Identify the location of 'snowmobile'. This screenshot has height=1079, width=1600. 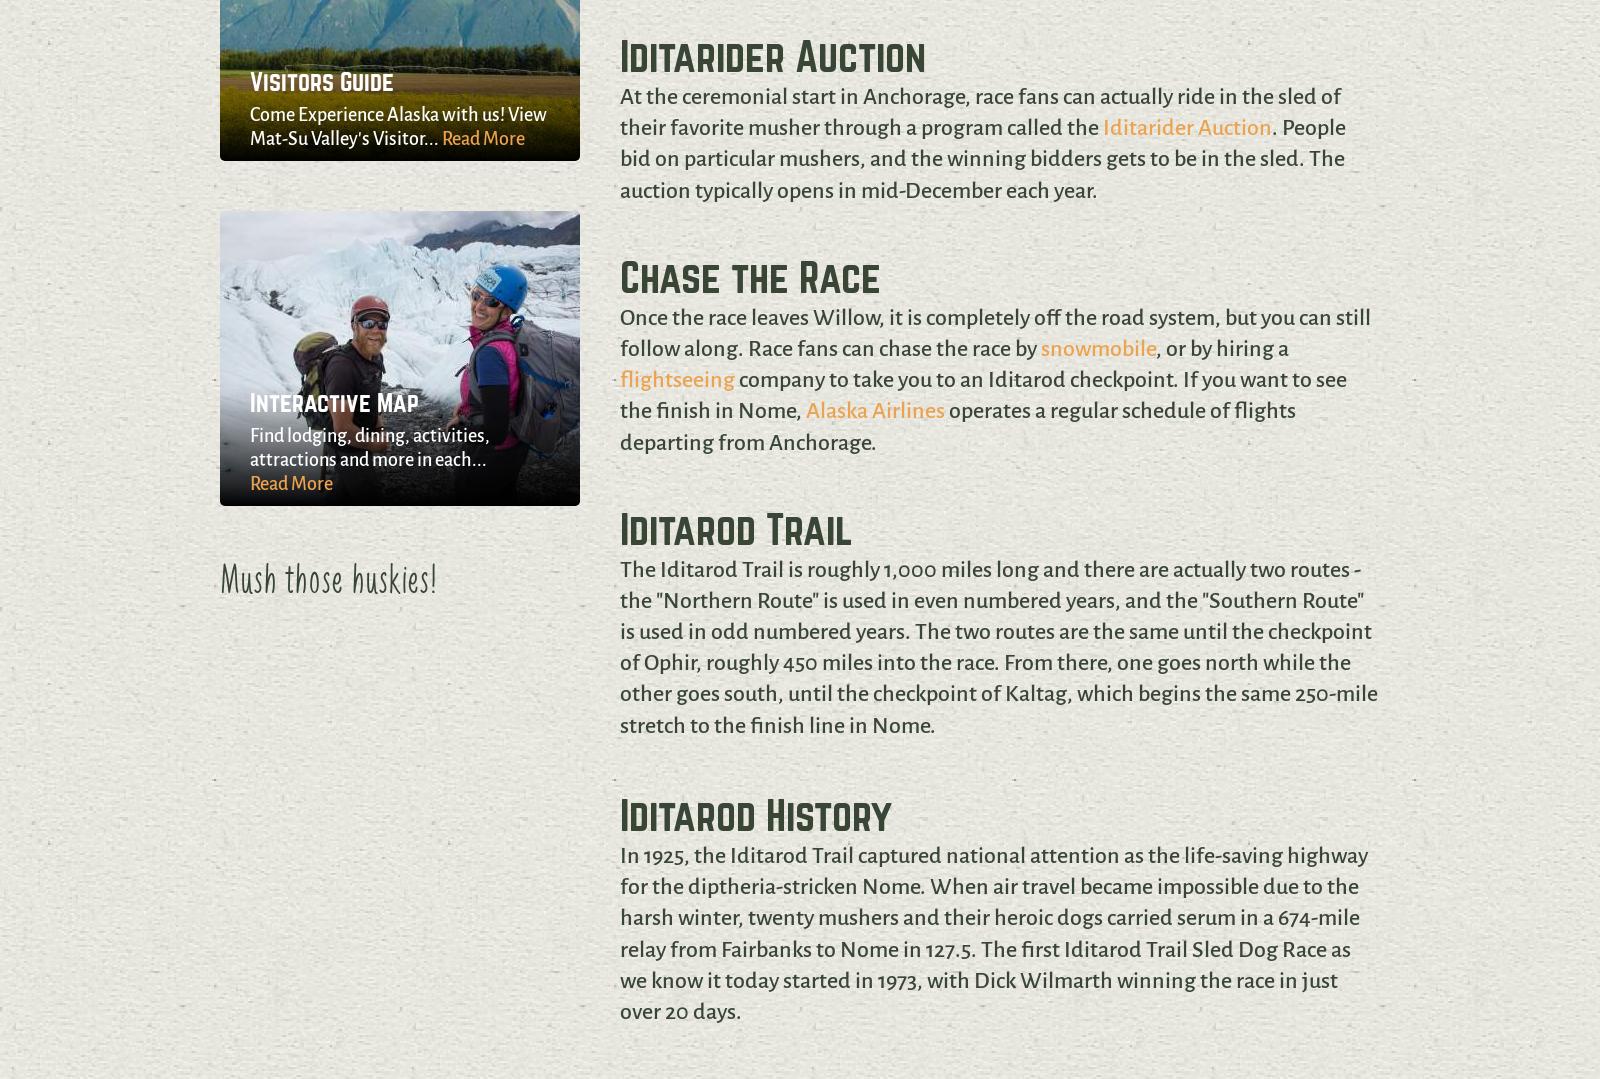
(1040, 347).